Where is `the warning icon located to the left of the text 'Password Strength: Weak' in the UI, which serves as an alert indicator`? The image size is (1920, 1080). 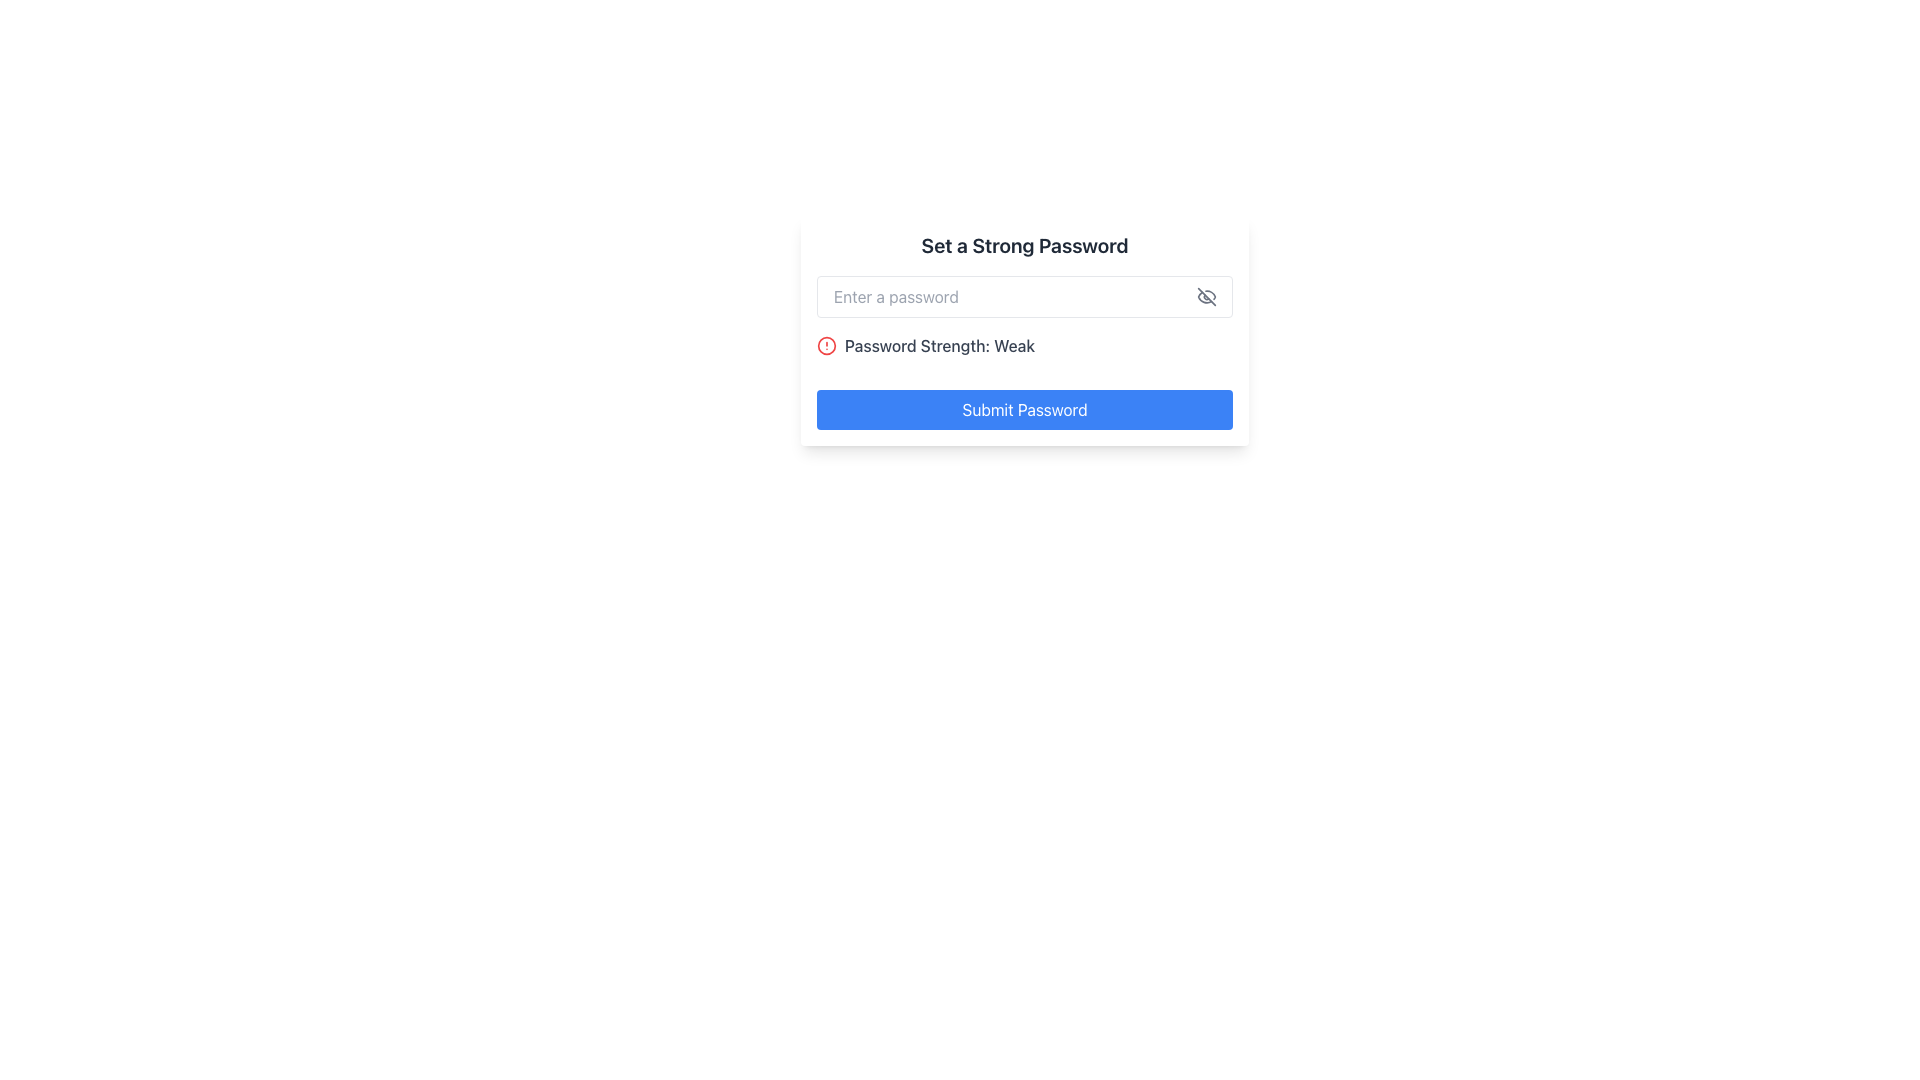
the warning icon located to the left of the text 'Password Strength: Weak' in the UI, which serves as an alert indicator is located at coordinates (826, 345).